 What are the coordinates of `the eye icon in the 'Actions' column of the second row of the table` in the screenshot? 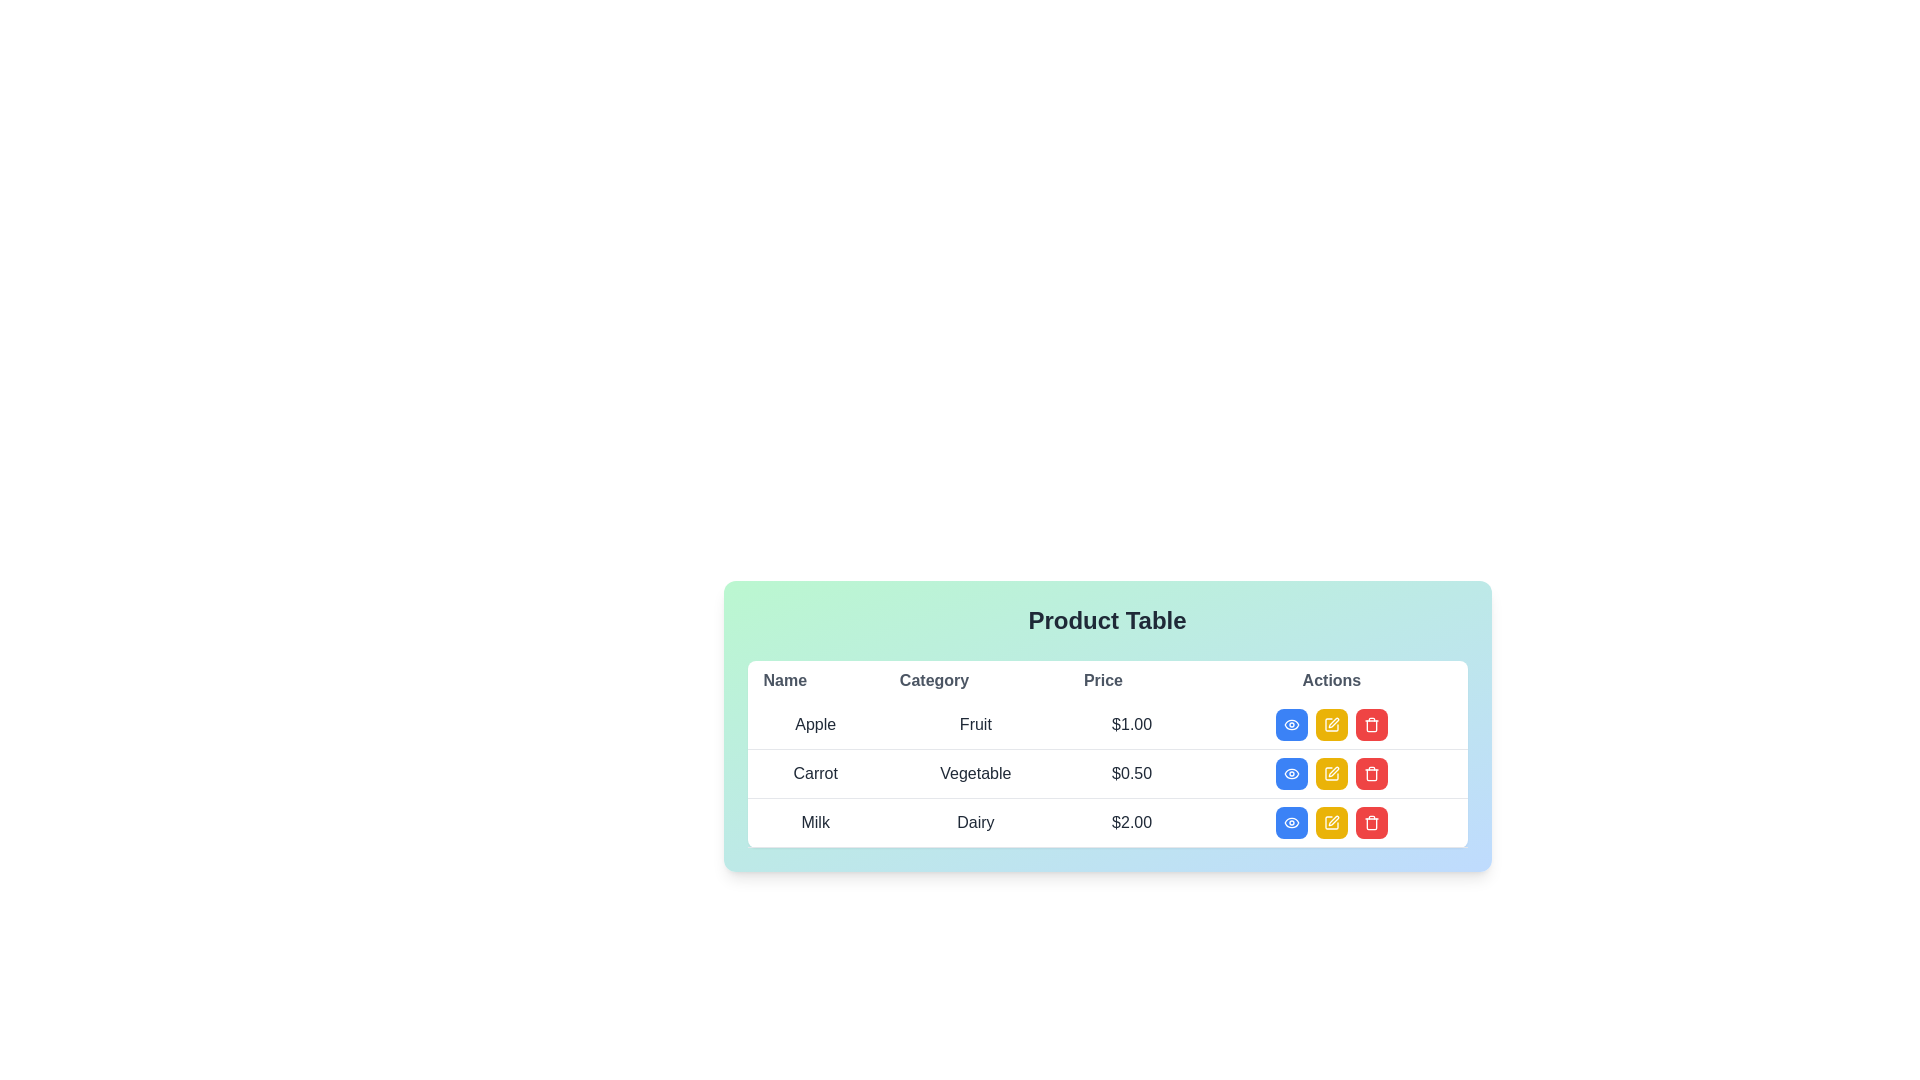 It's located at (1291, 773).